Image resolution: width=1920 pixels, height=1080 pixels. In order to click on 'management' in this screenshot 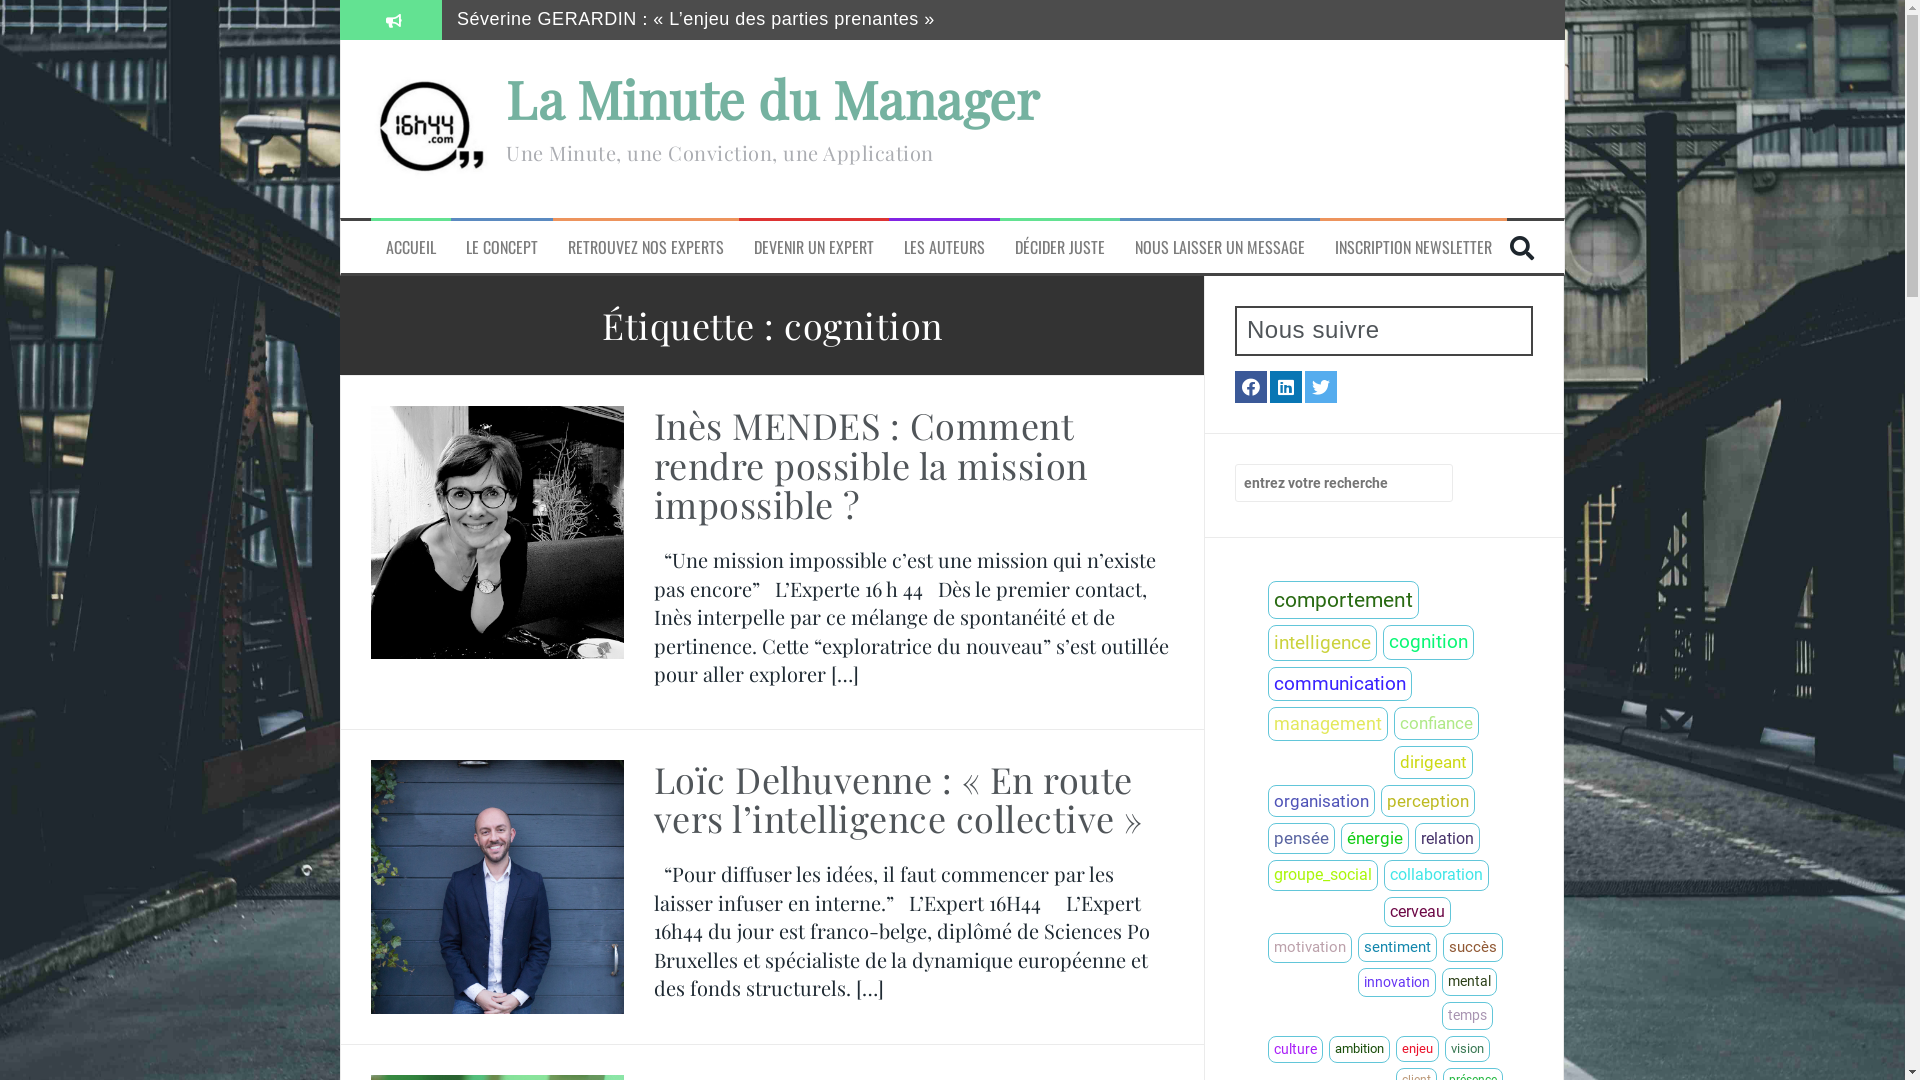, I will do `click(1328, 724)`.